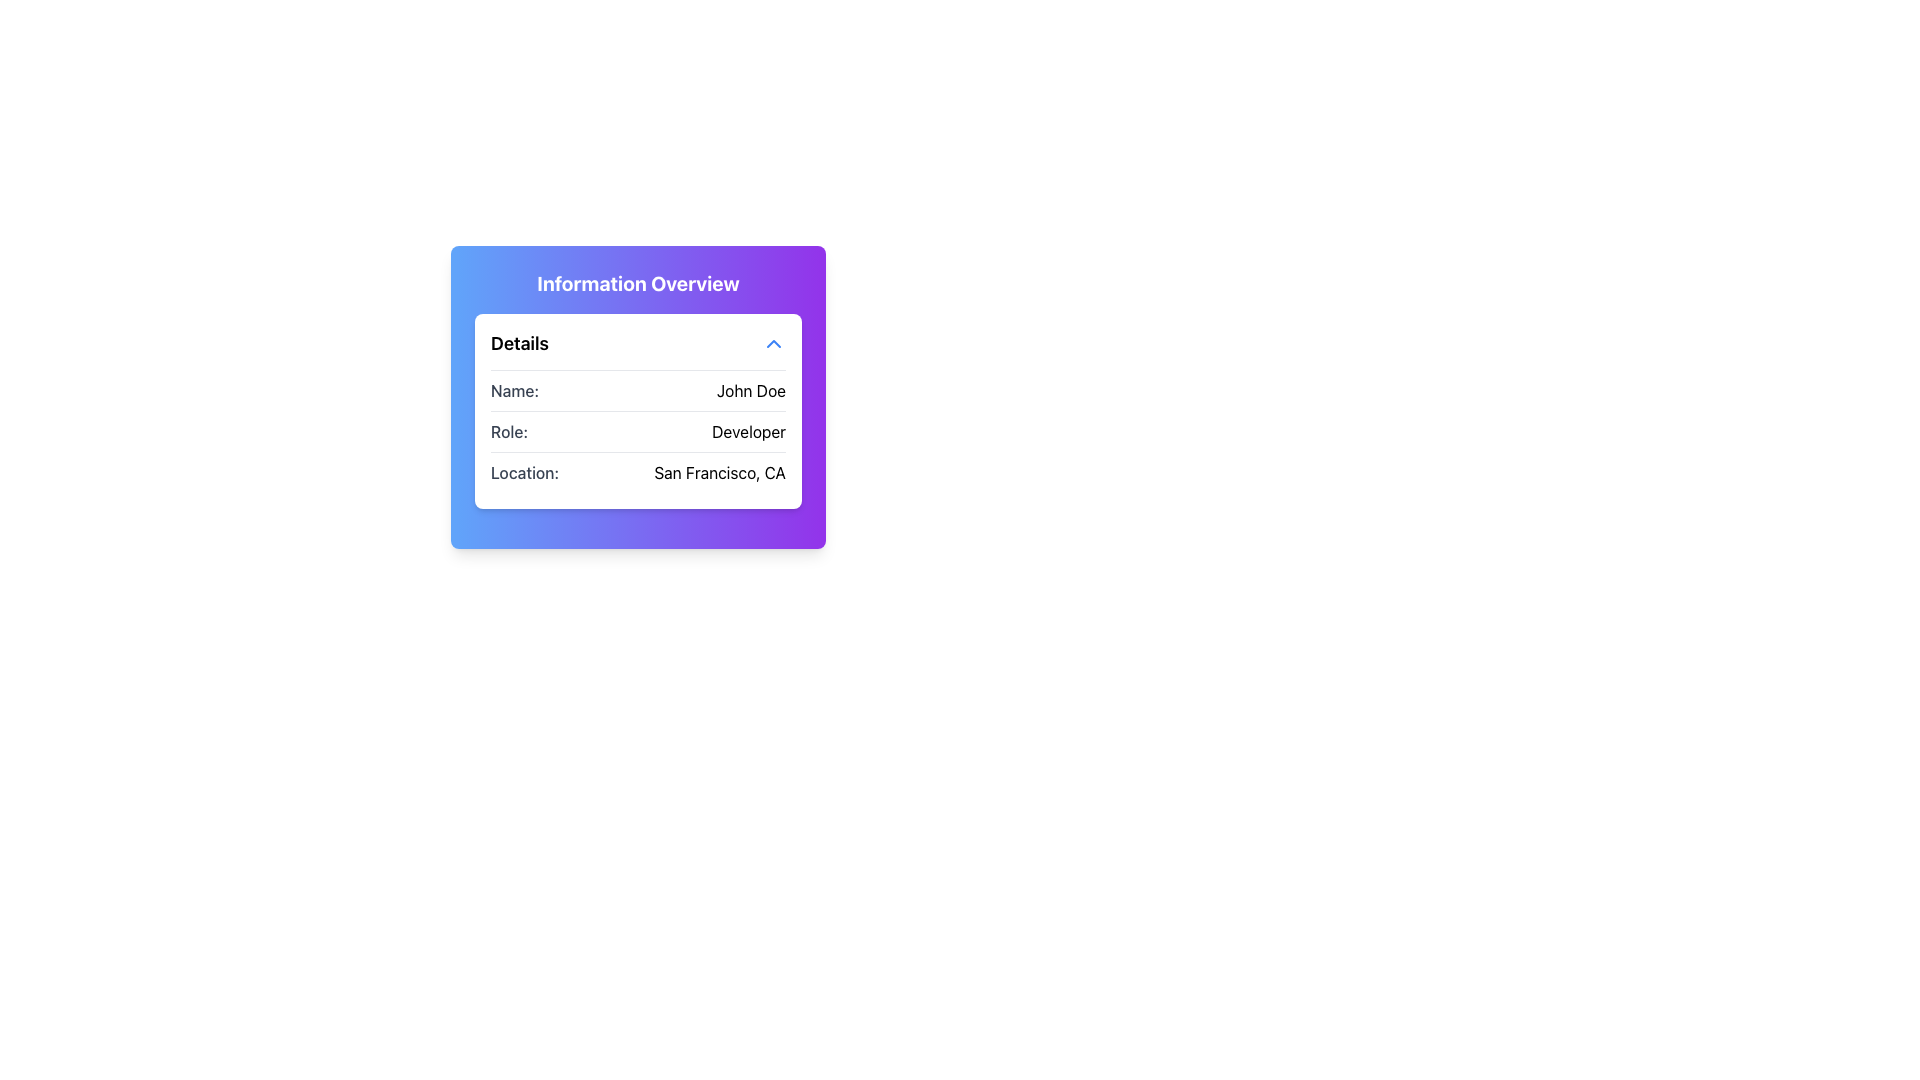  What do you see at coordinates (519, 342) in the screenshot?
I see `the text label displaying 'Details' located at the top left corner of the 'Information Overview' card` at bounding box center [519, 342].